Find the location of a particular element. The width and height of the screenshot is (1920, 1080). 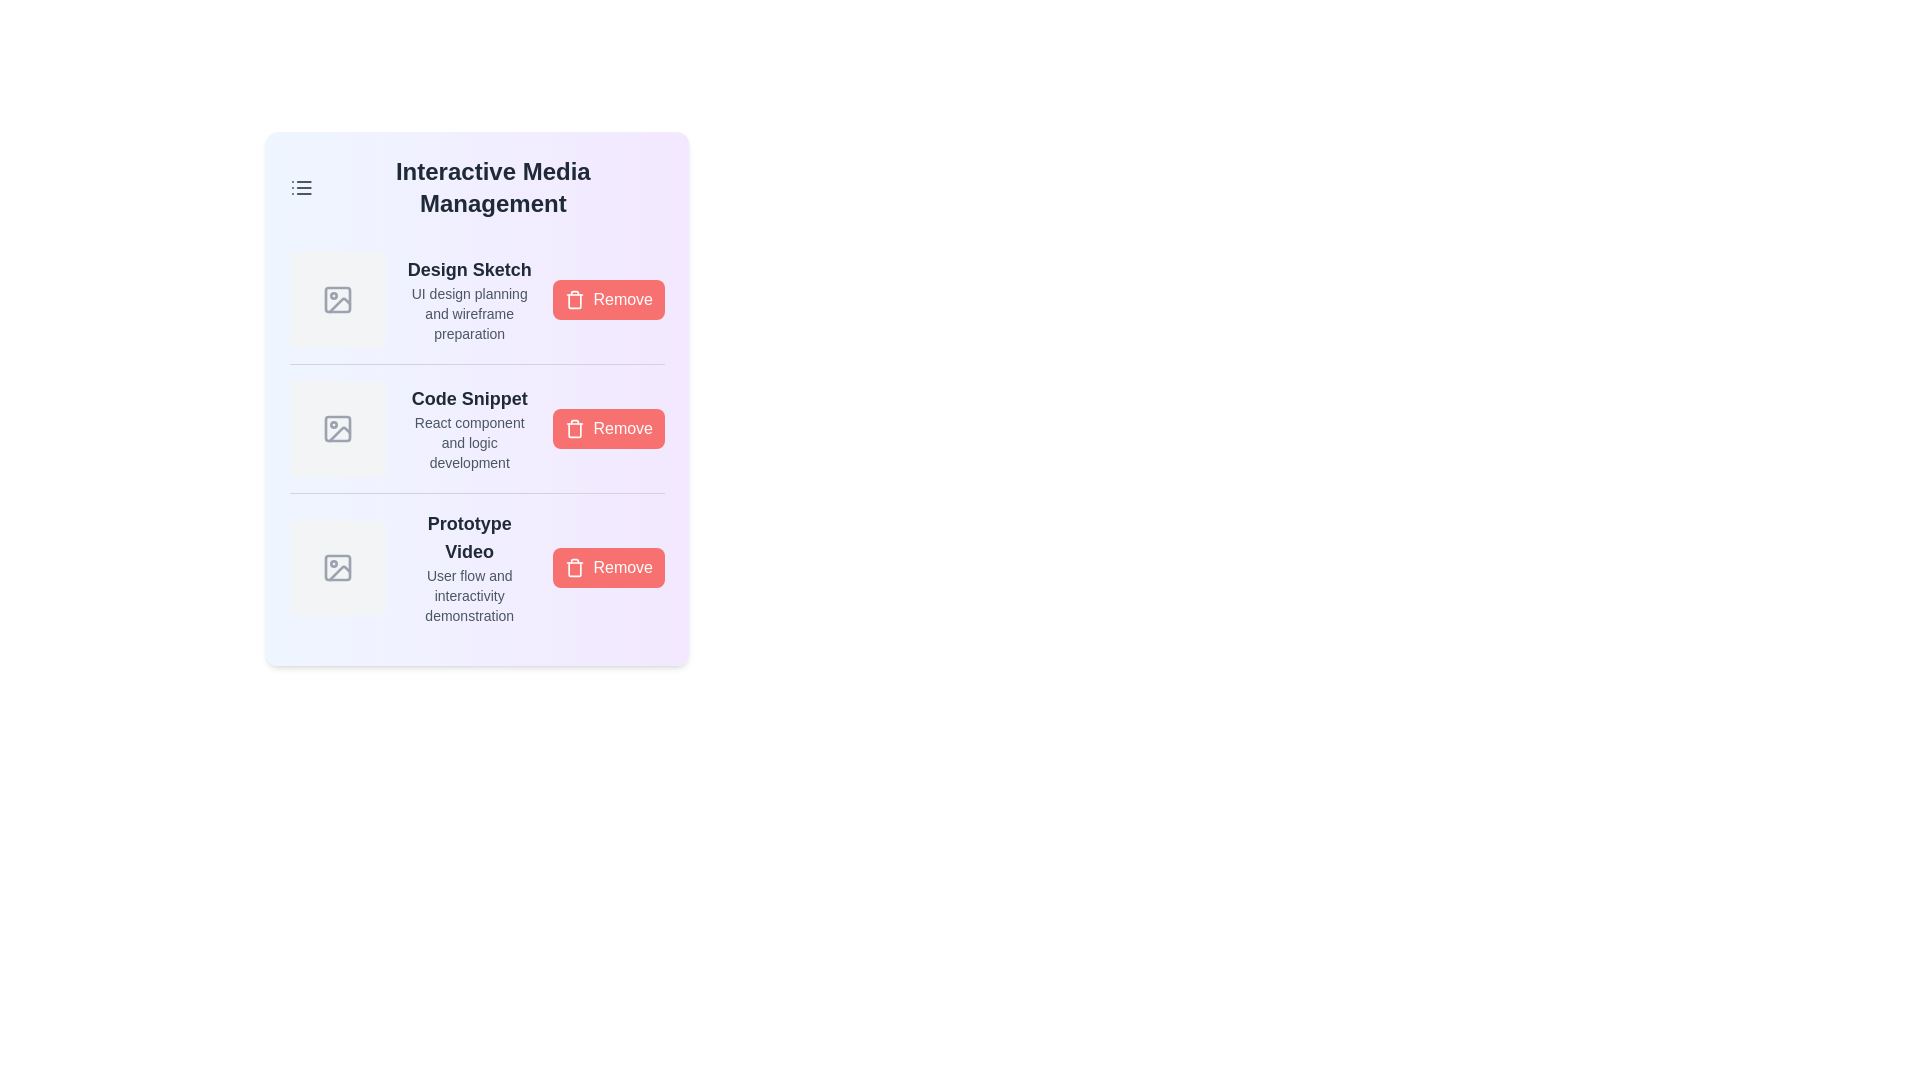

'Remove' button for the item with the name 'Prototype Video' is located at coordinates (608, 567).